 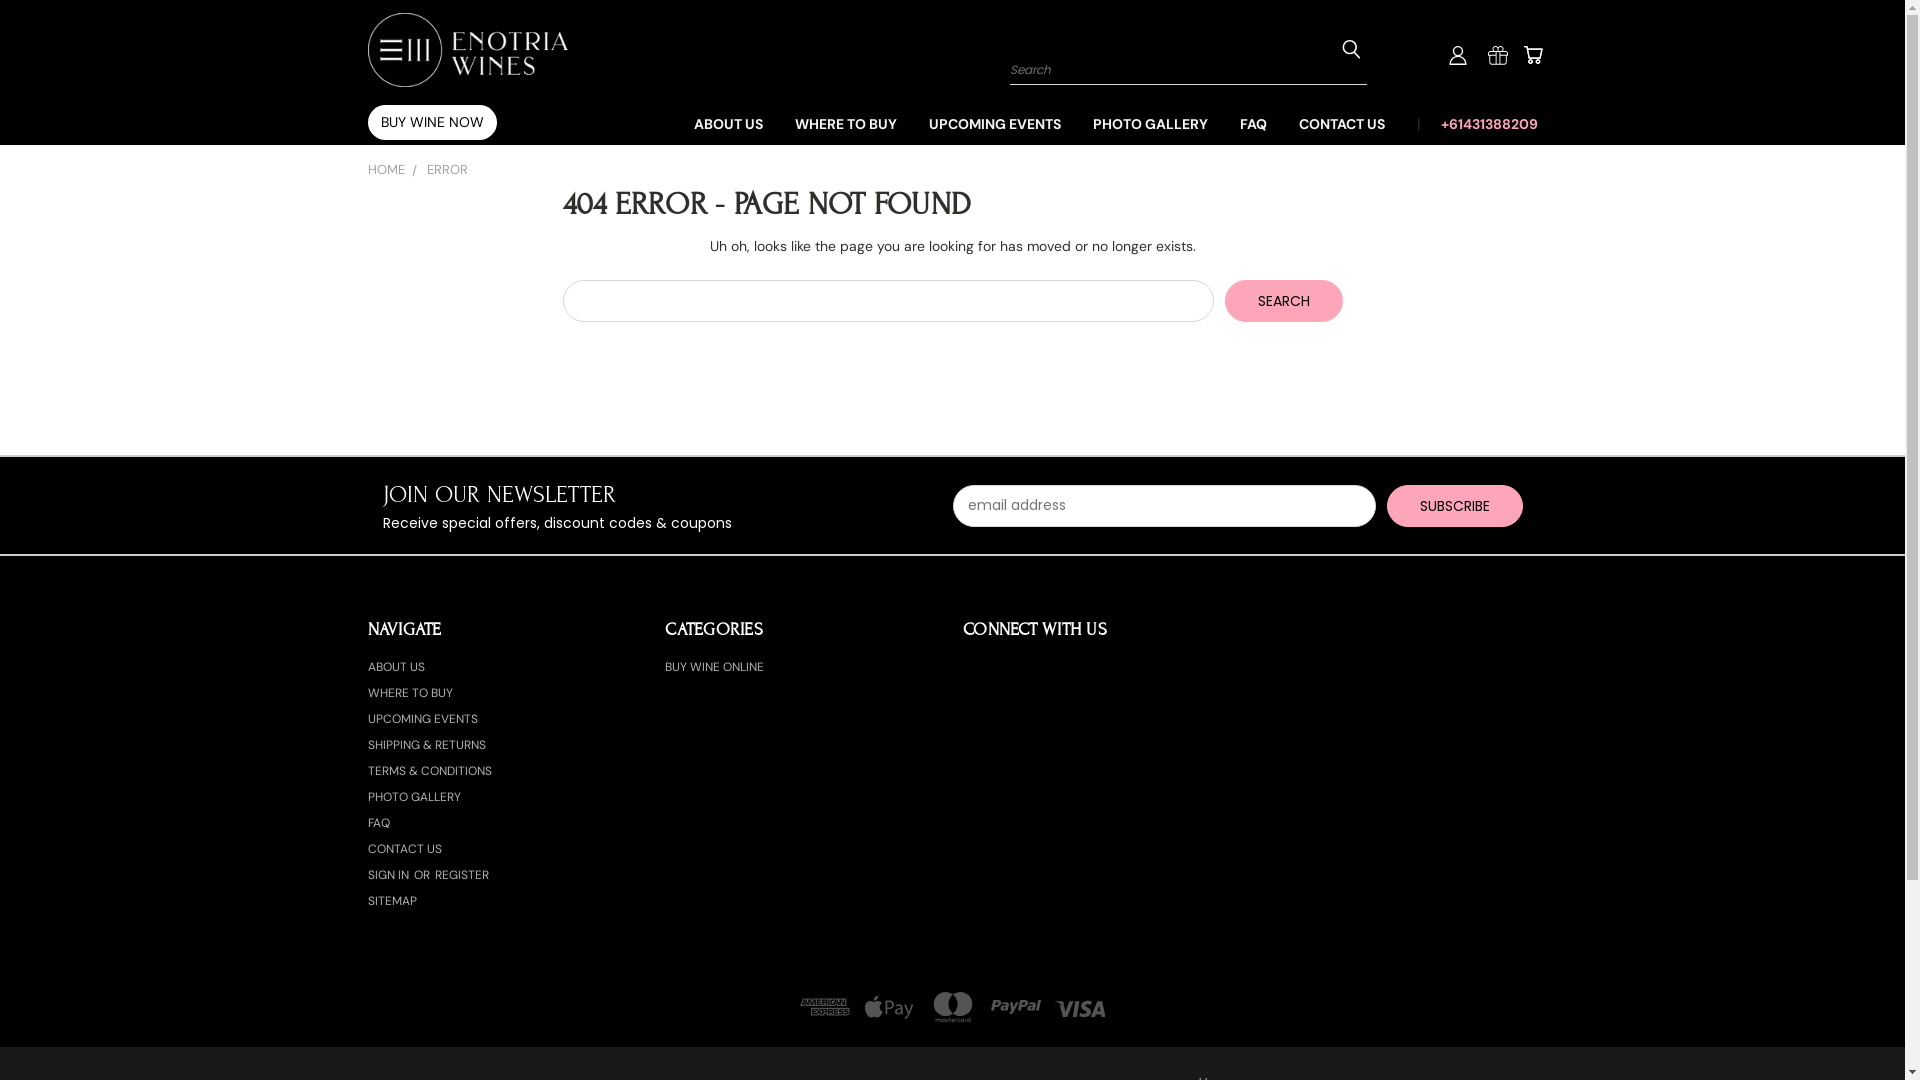 I want to click on 'SHIPPING & RETURNS', so click(x=426, y=748).